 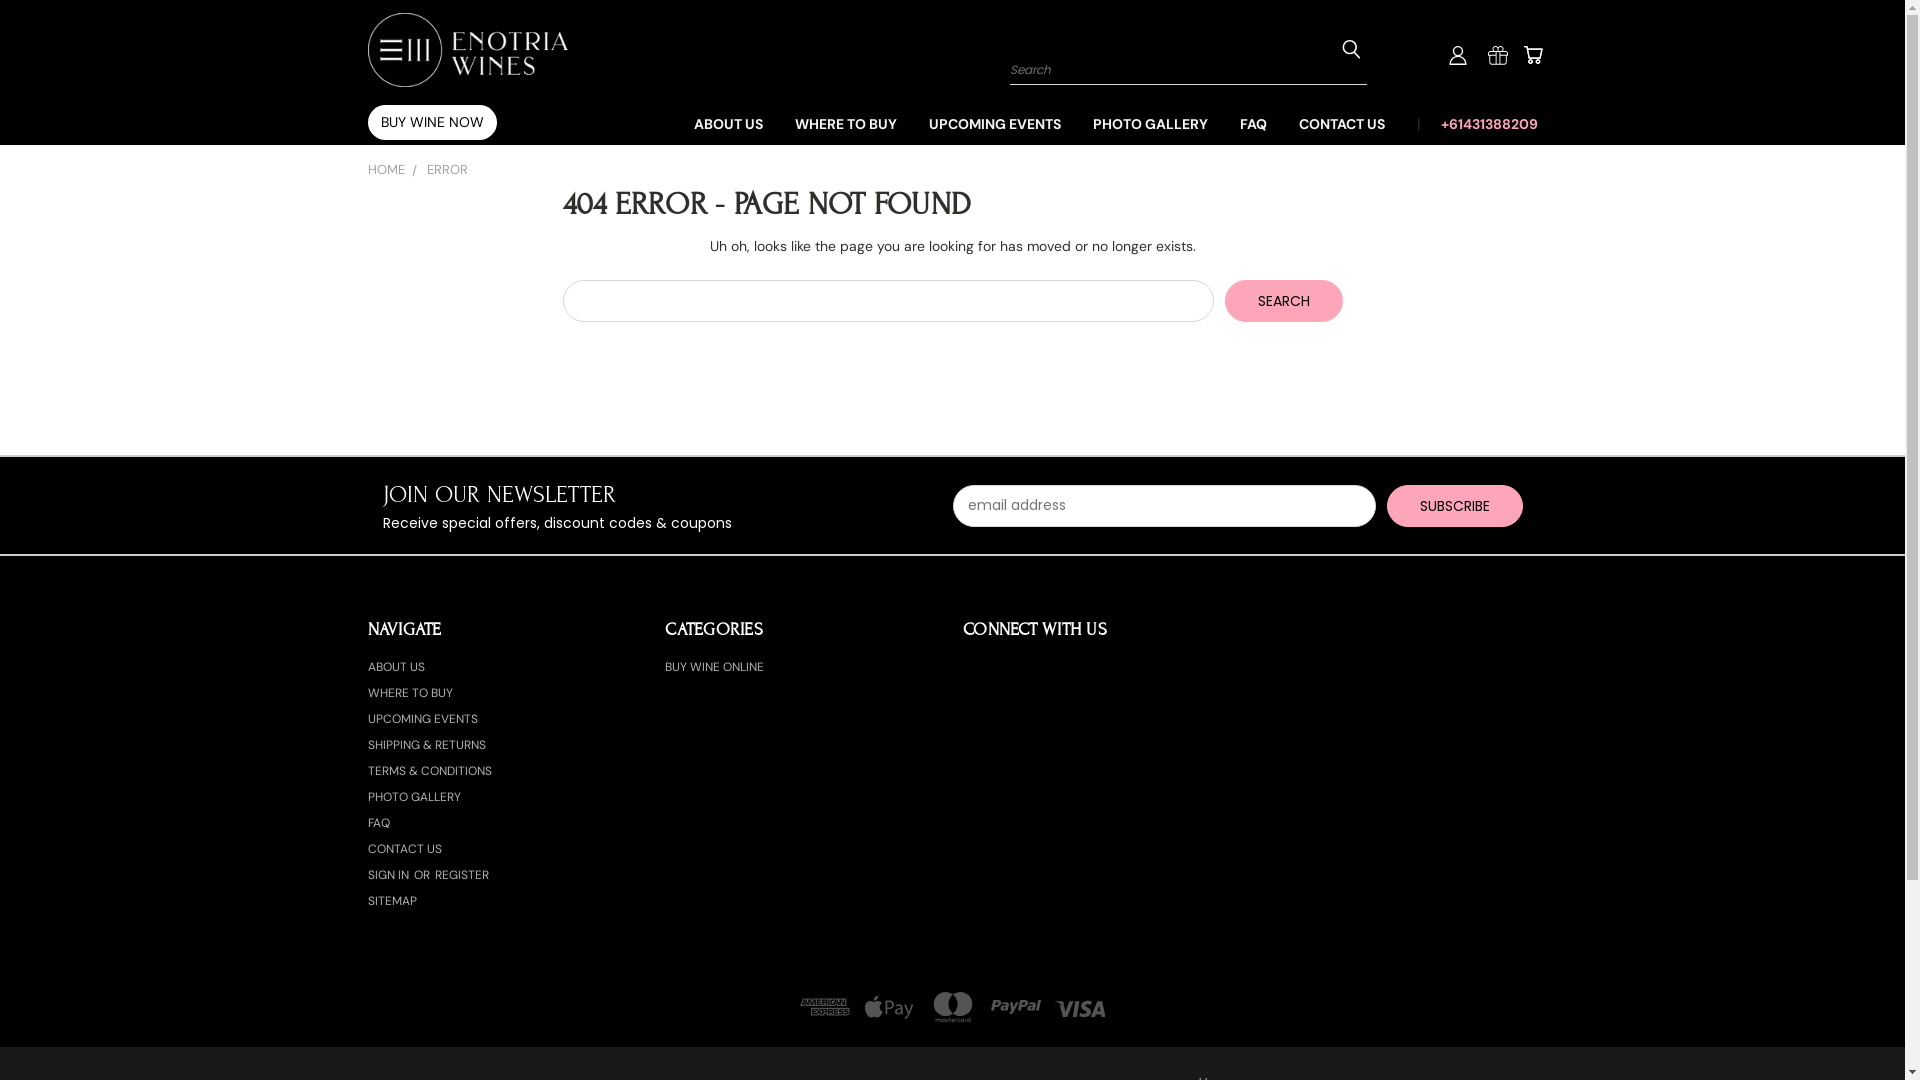 I want to click on 'SHIPPING & RETURNS', so click(x=426, y=748).